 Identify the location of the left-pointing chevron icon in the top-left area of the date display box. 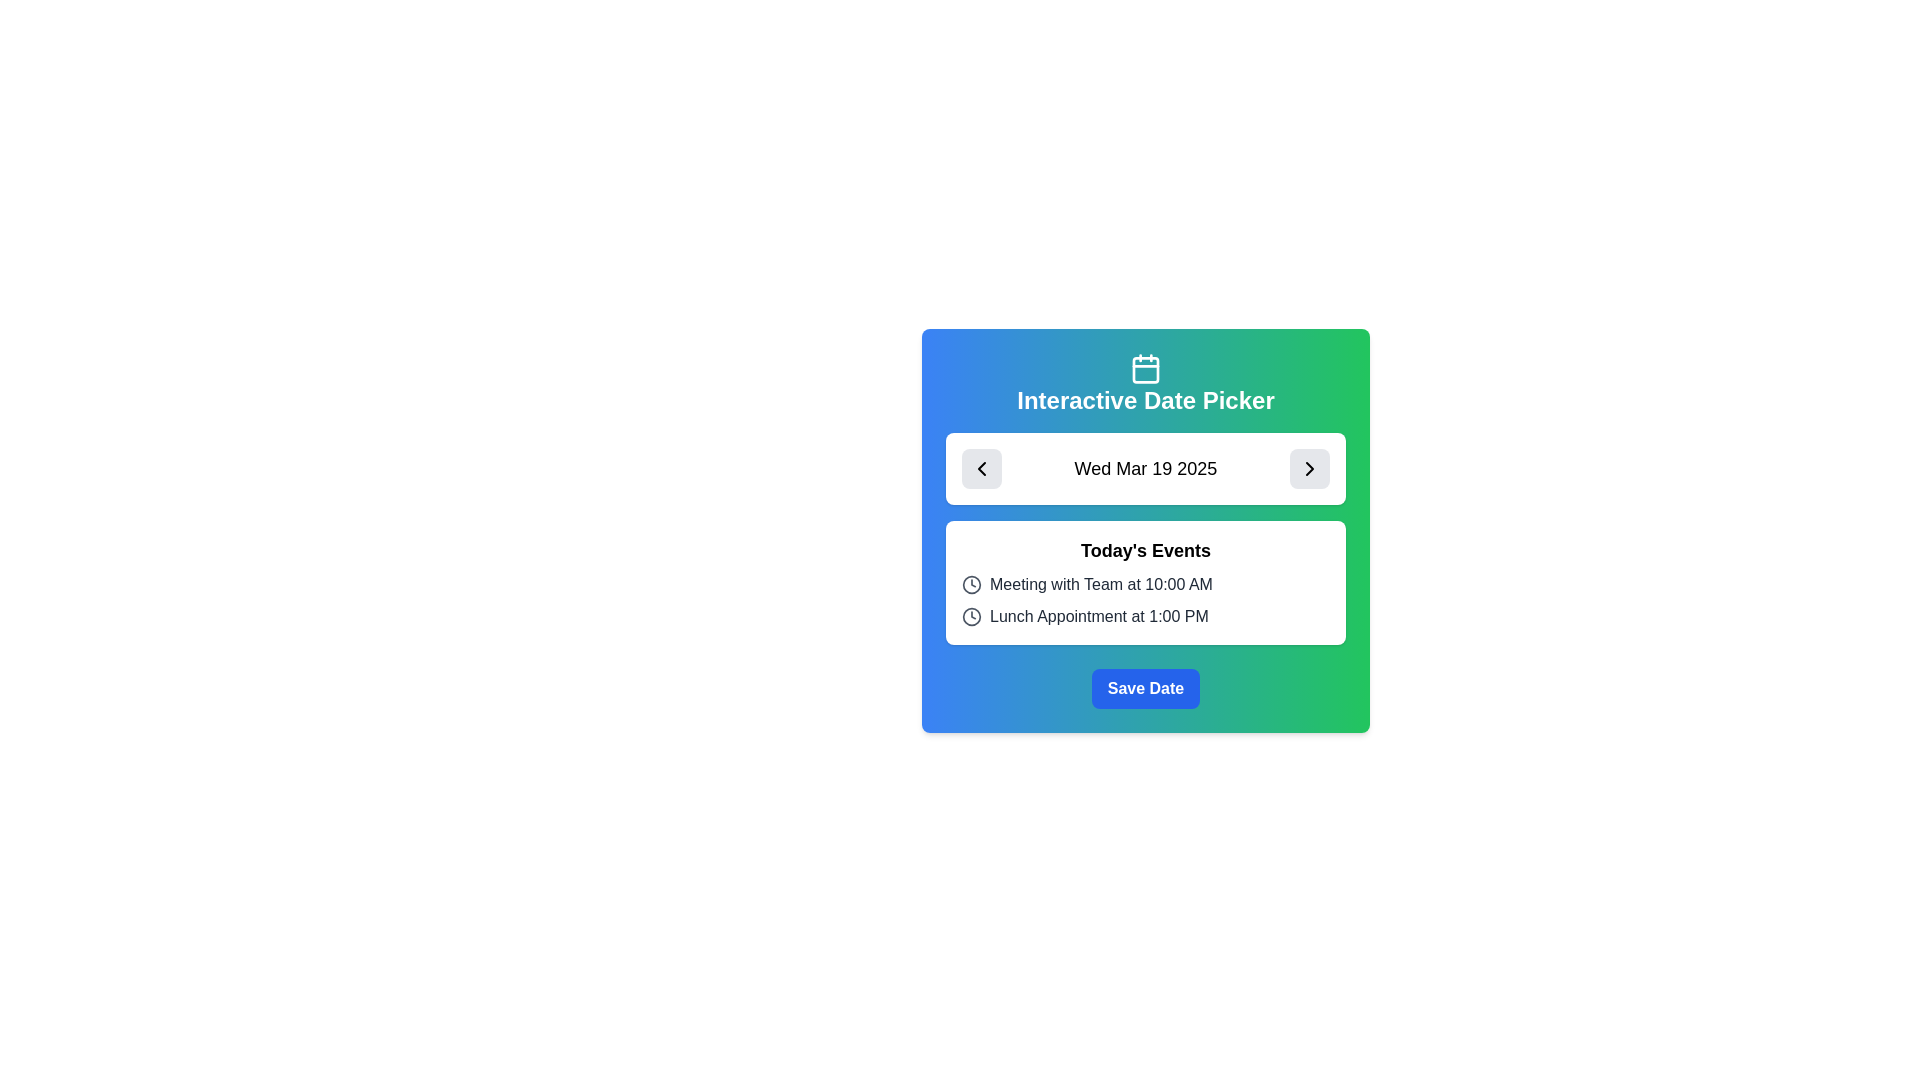
(982, 469).